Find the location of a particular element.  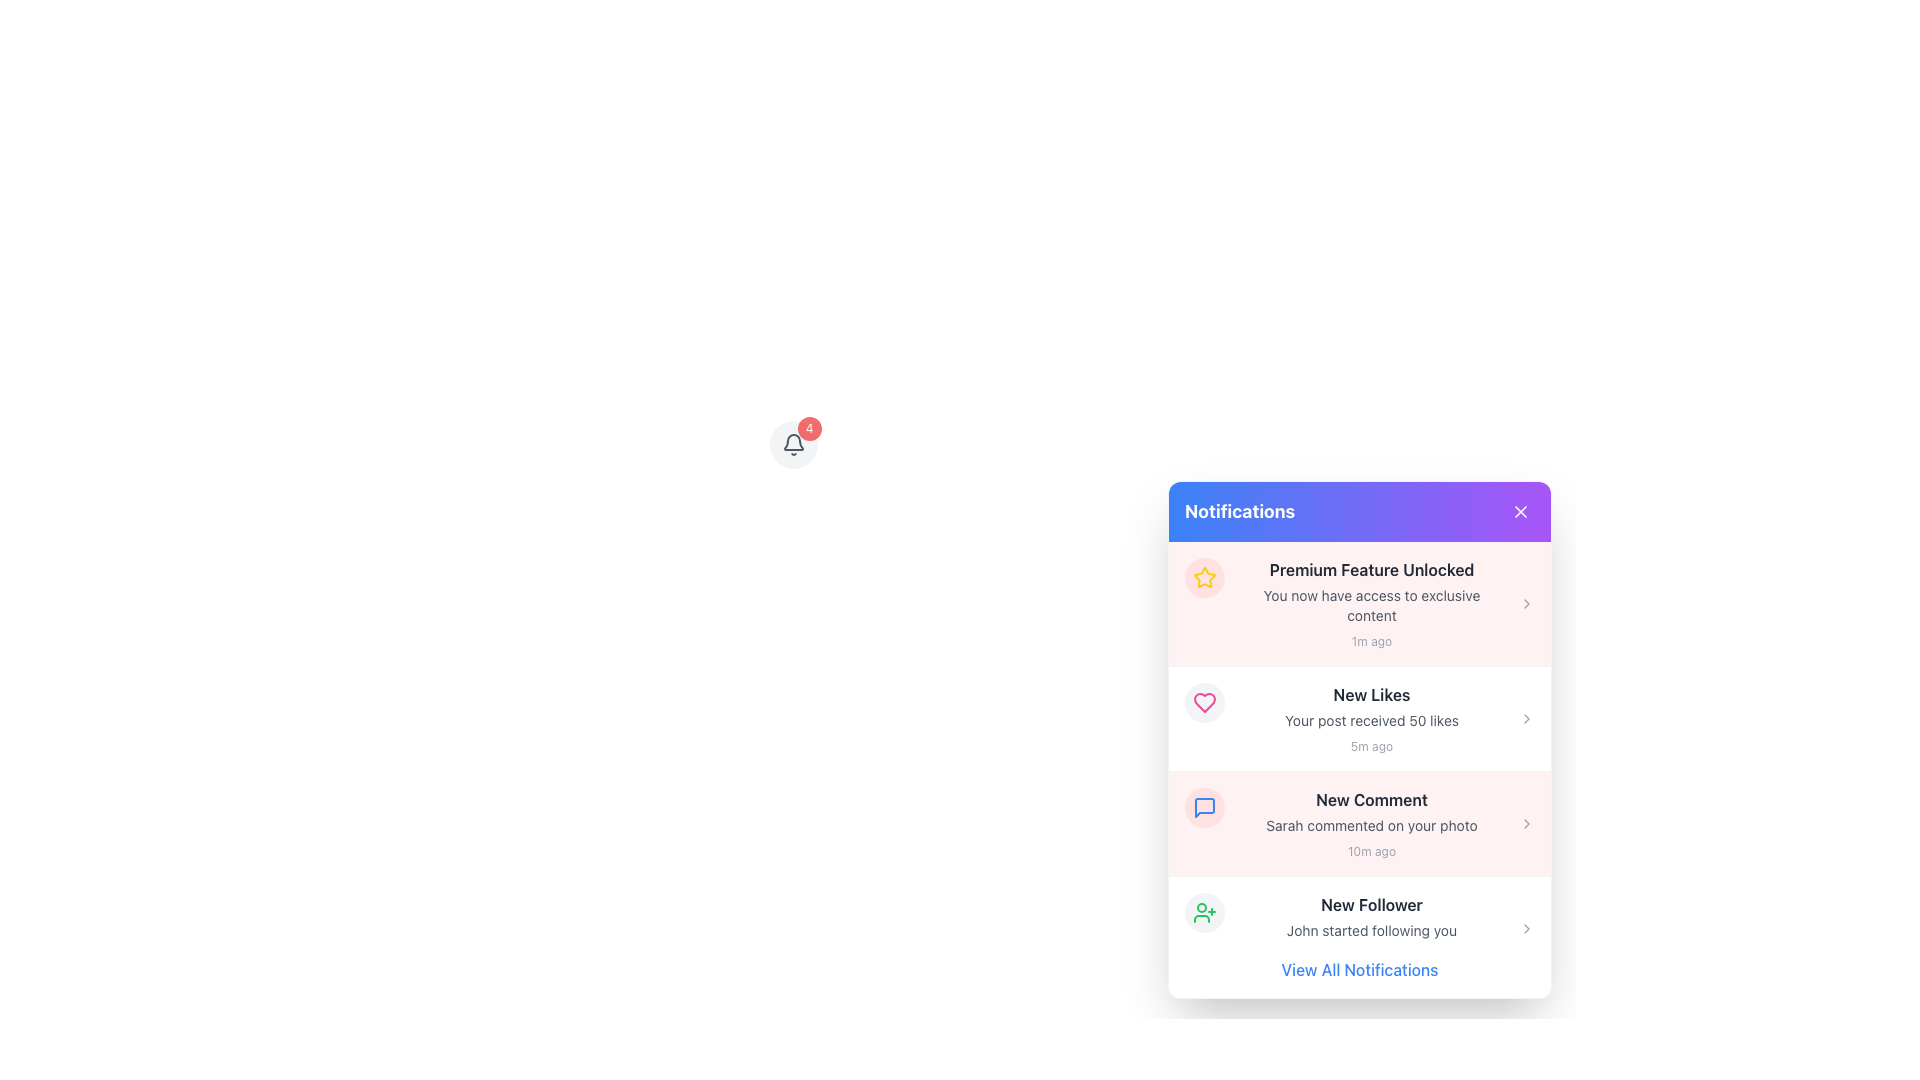

text content of the Text Label that displays 'Sarah commented on your photo', located under the 'New Comment' section in the notifications panel is located at coordinates (1371, 825).